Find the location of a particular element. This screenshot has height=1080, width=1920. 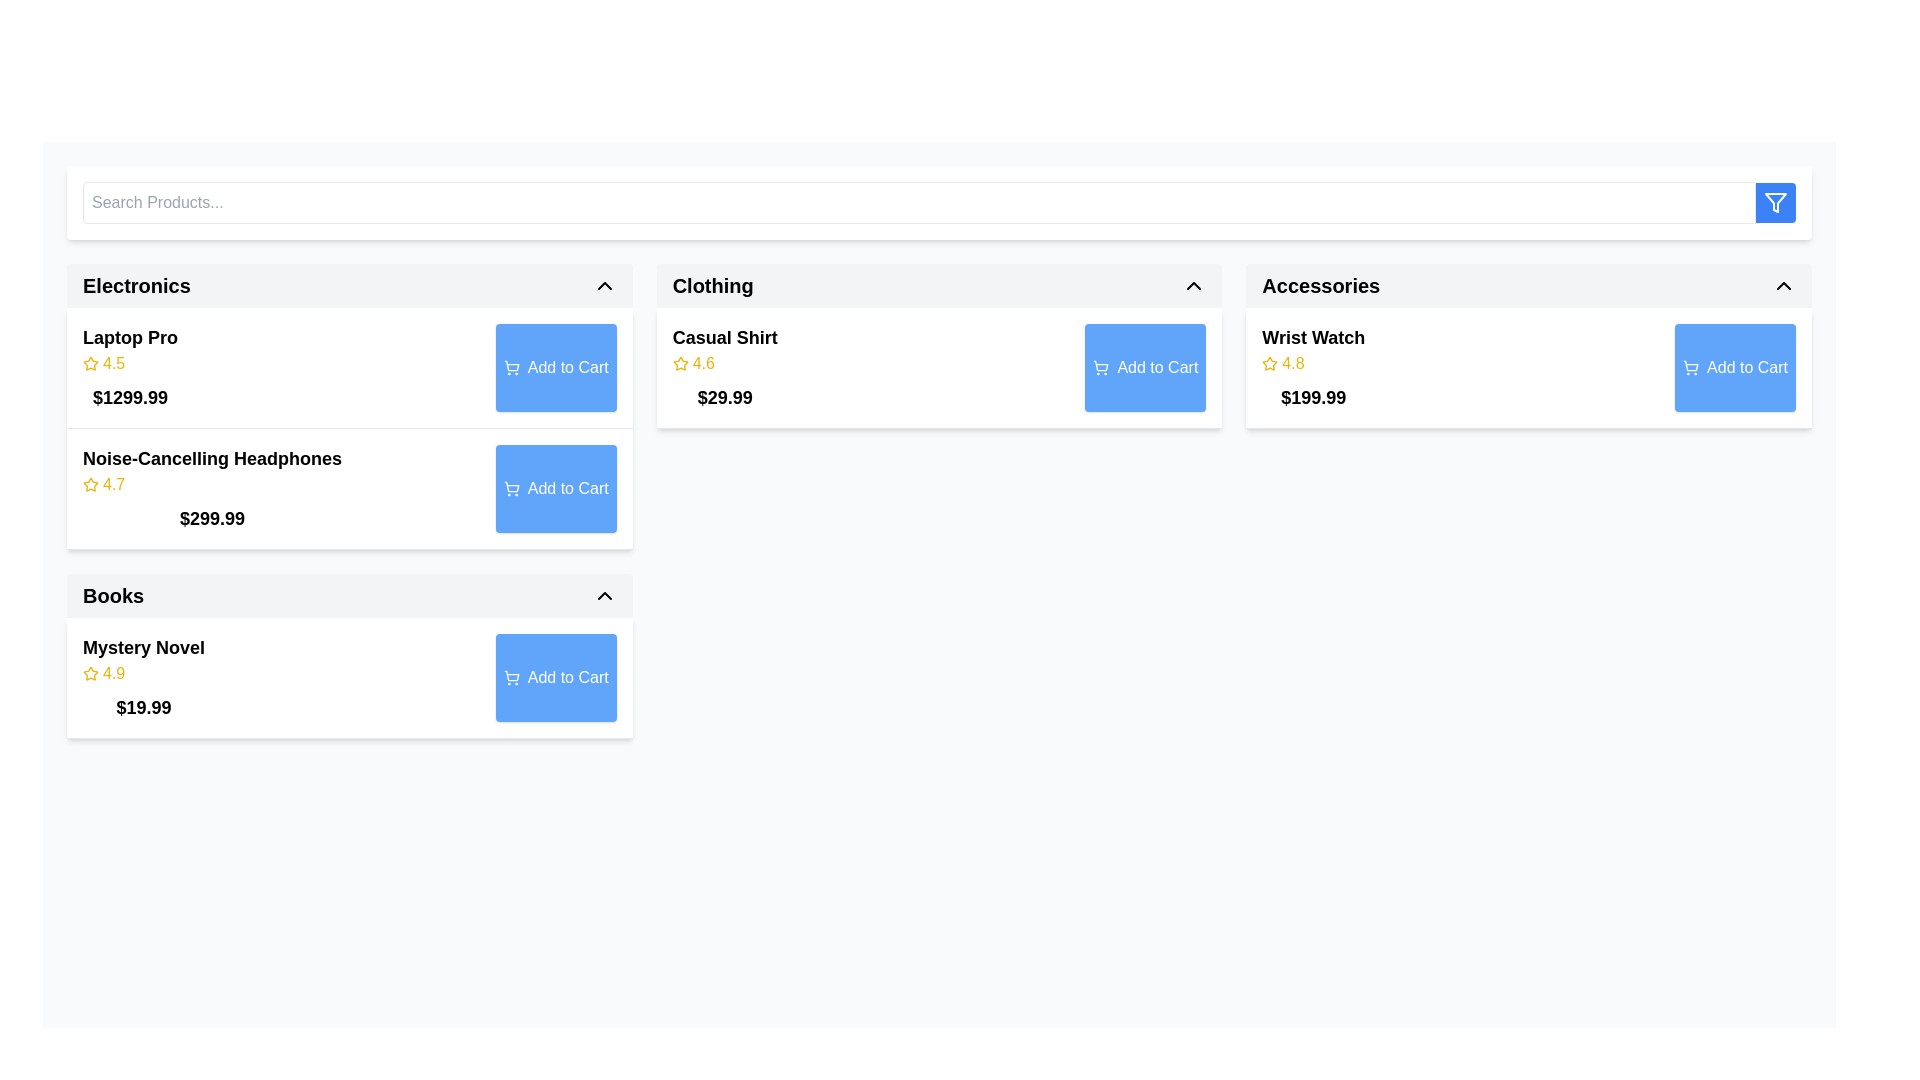

the button located at the bottom right corner of the 'Mystery Novel' item card is located at coordinates (556, 677).